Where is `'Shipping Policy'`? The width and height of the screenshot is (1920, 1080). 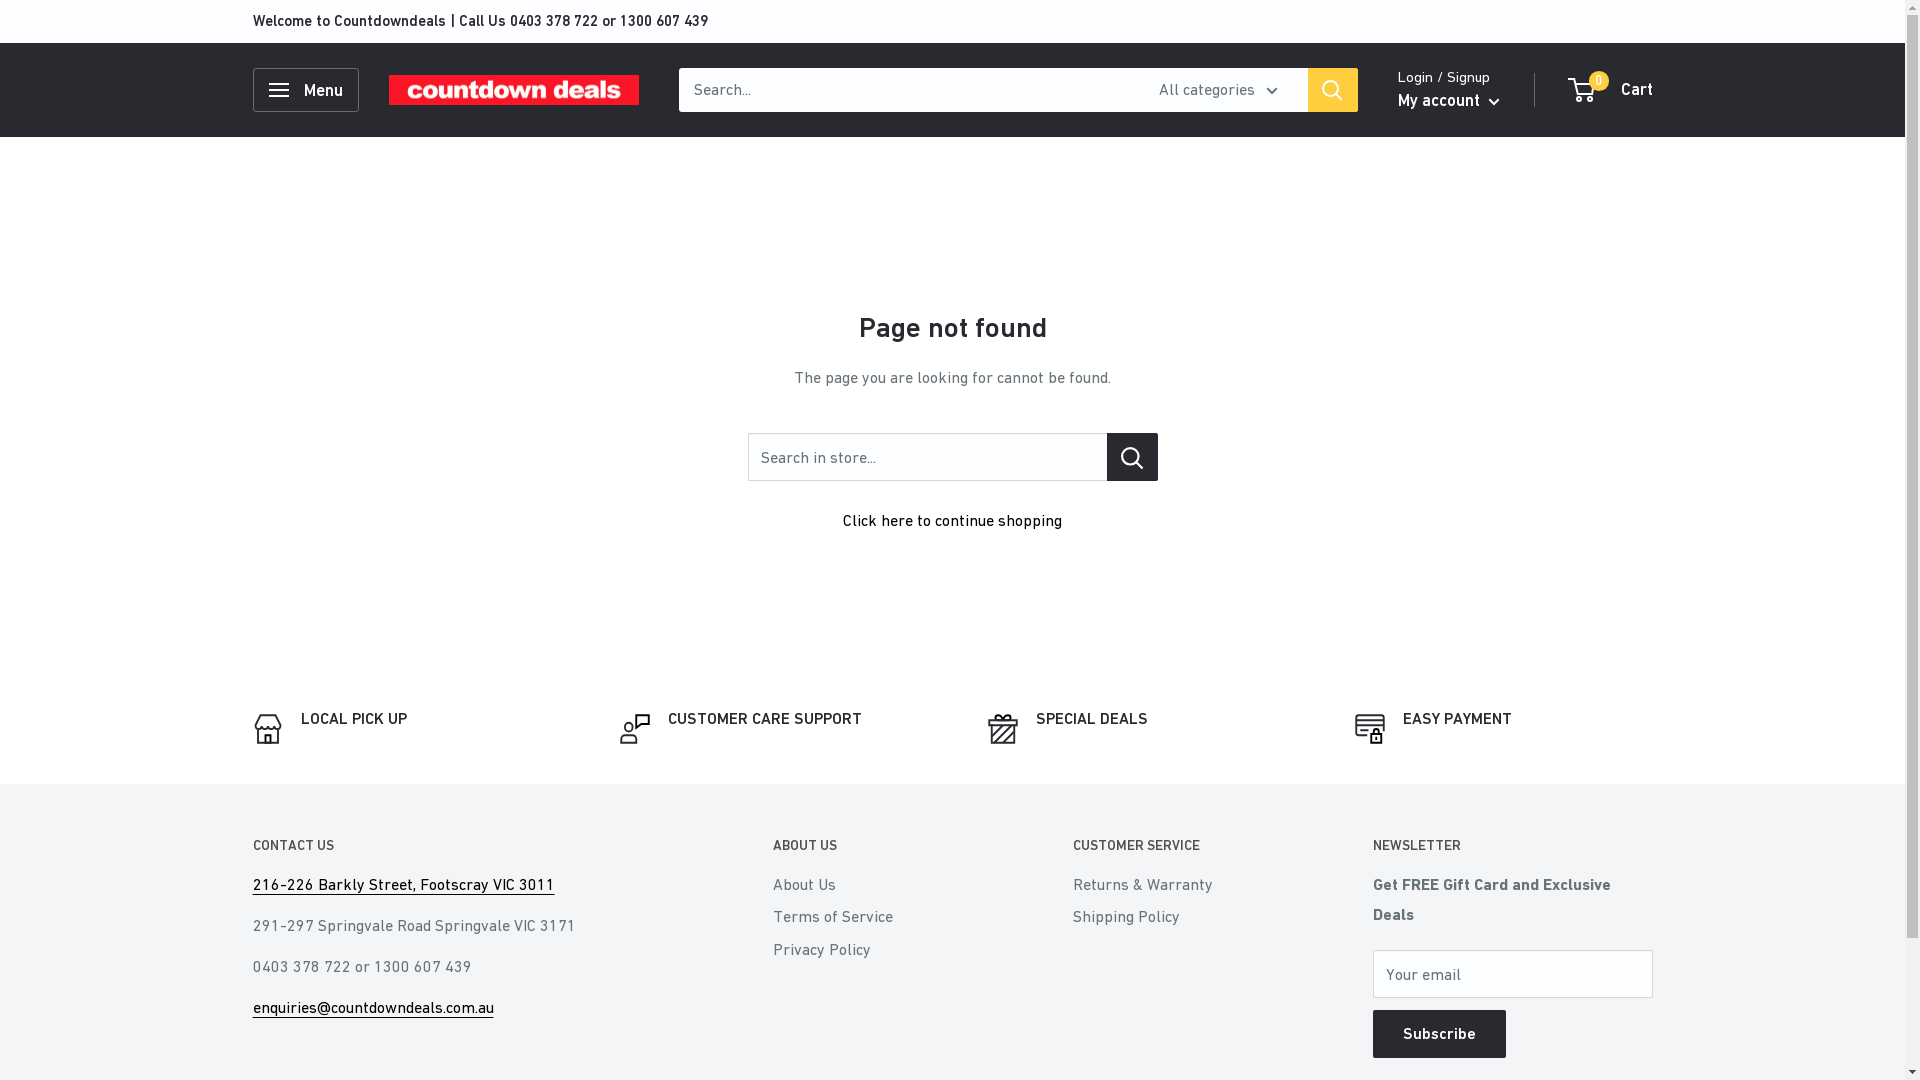
'Shipping Policy' is located at coordinates (1186, 915).